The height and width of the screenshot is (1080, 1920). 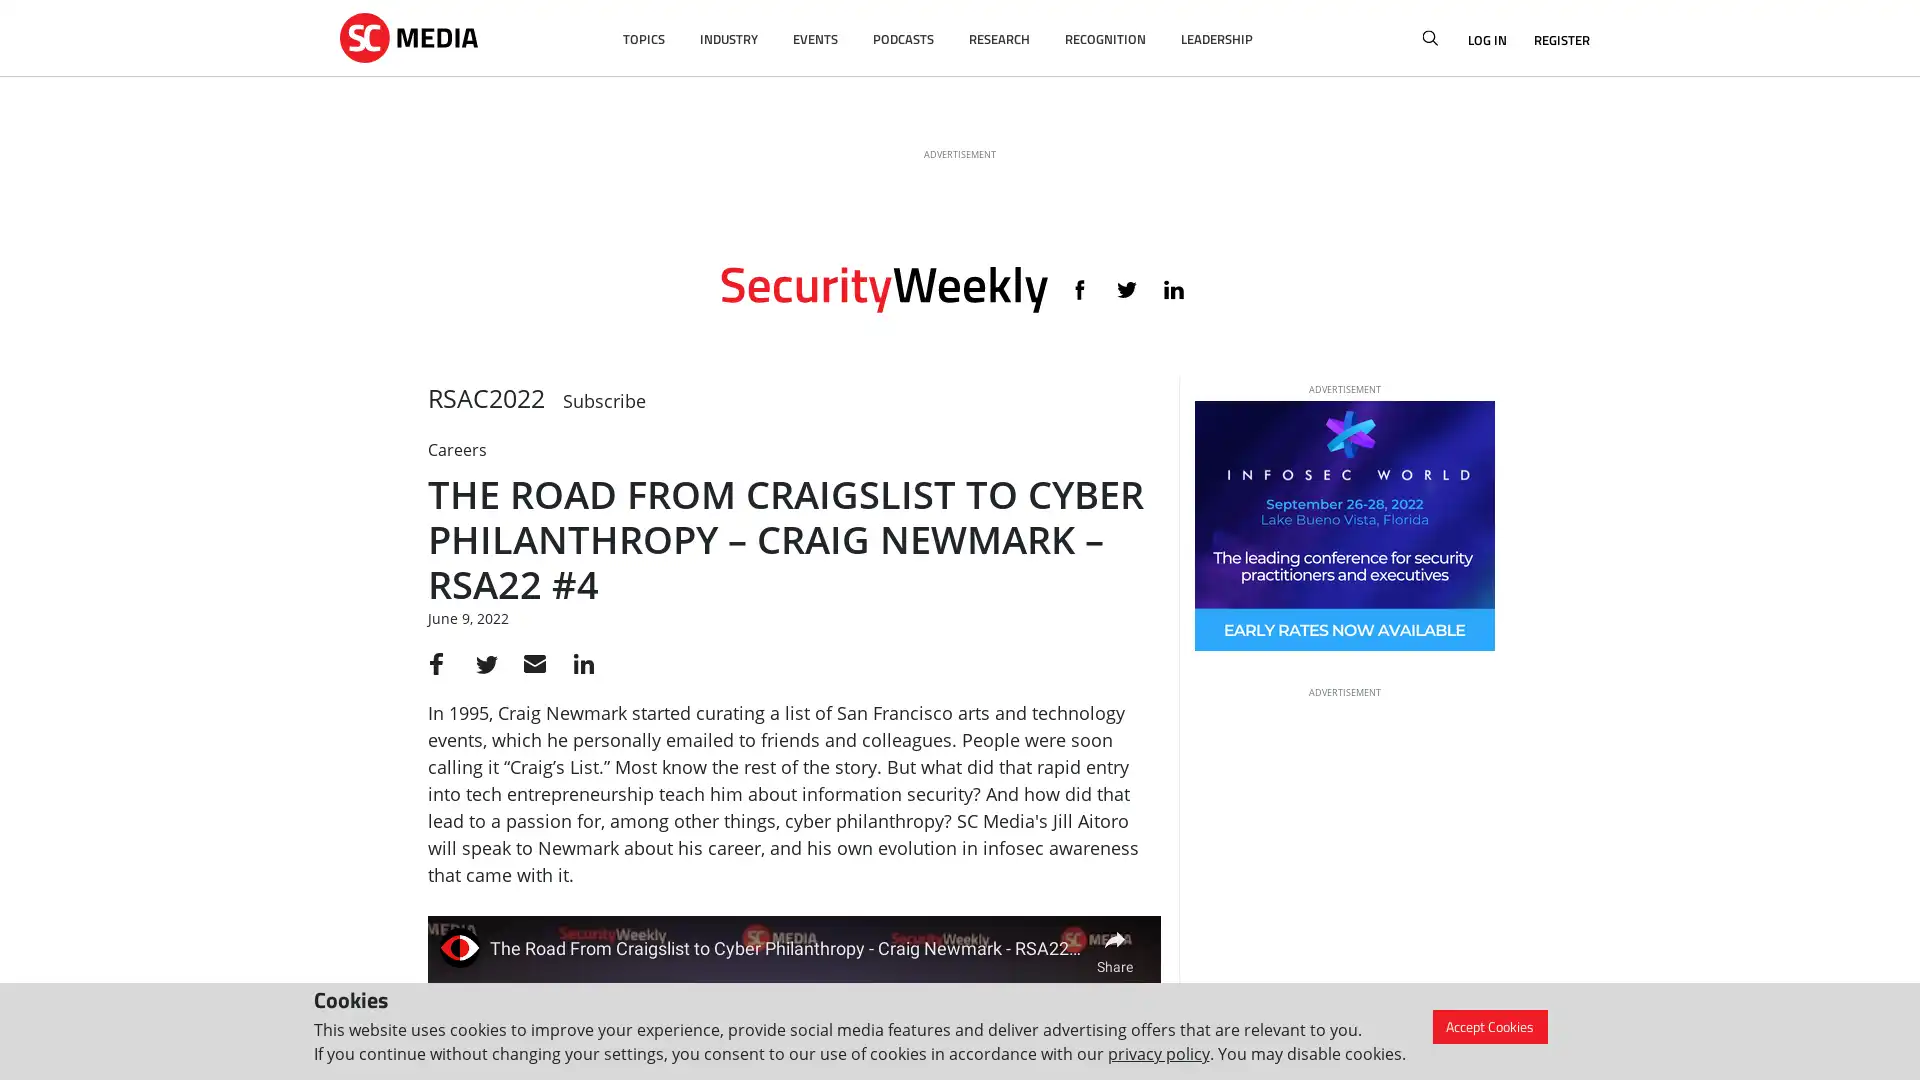 What do you see at coordinates (814, 39) in the screenshot?
I see `EVENTS` at bounding box center [814, 39].